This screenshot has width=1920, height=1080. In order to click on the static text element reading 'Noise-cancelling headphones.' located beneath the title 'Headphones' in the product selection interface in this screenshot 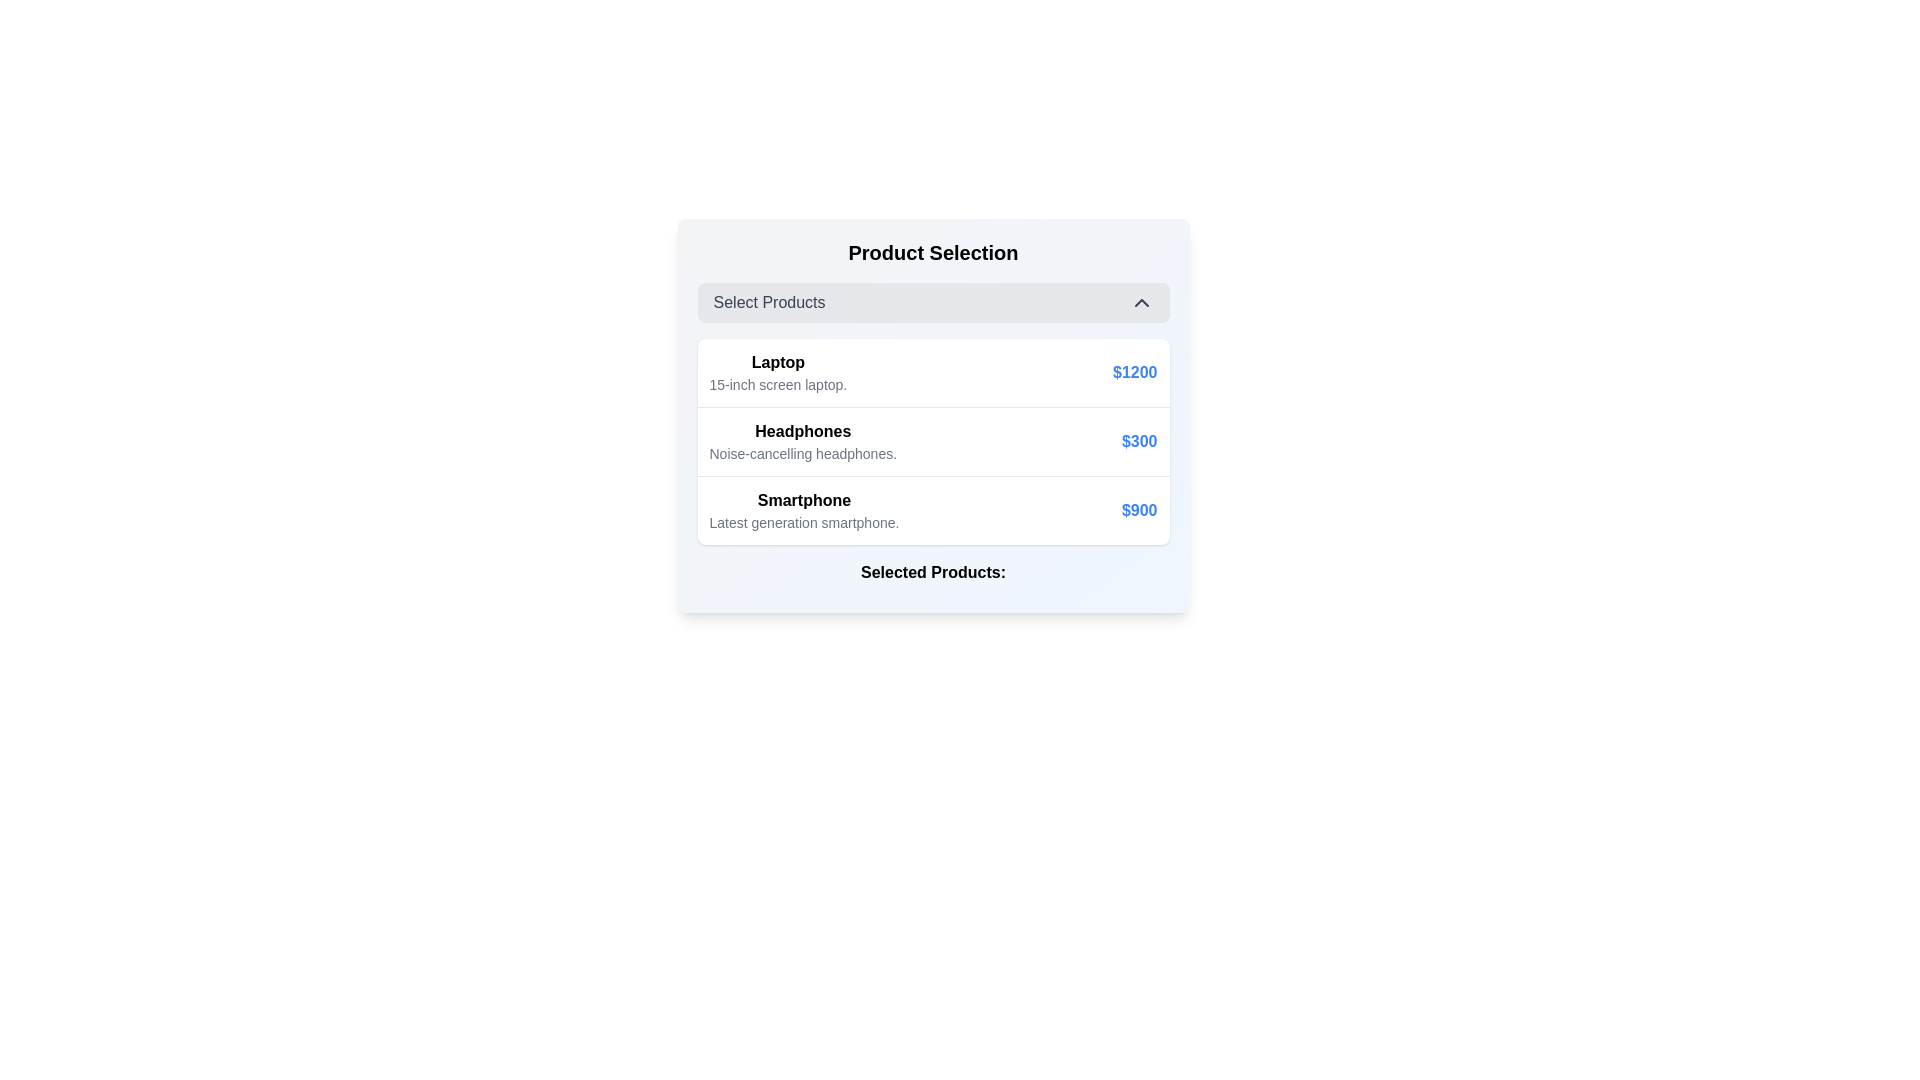, I will do `click(803, 454)`.